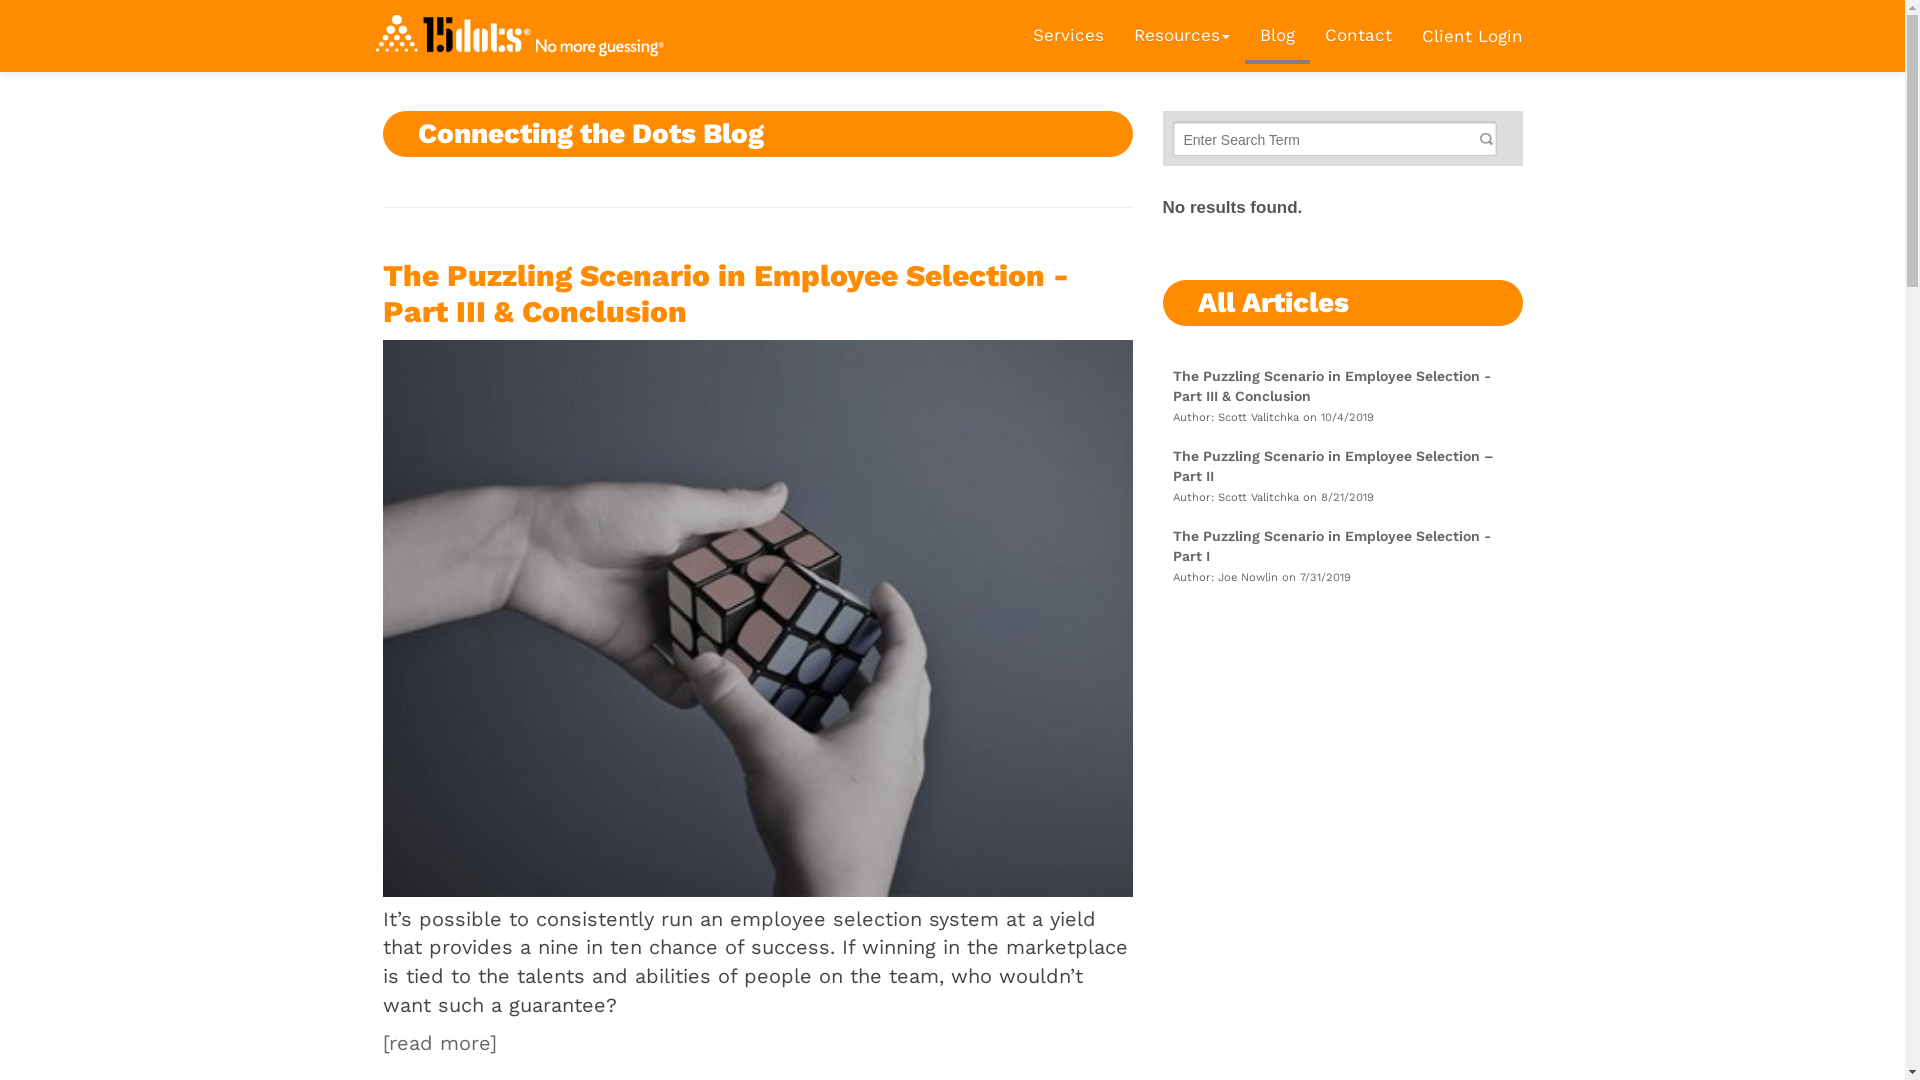 This screenshot has width=1920, height=1080. I want to click on 'Resources', so click(1180, 34).